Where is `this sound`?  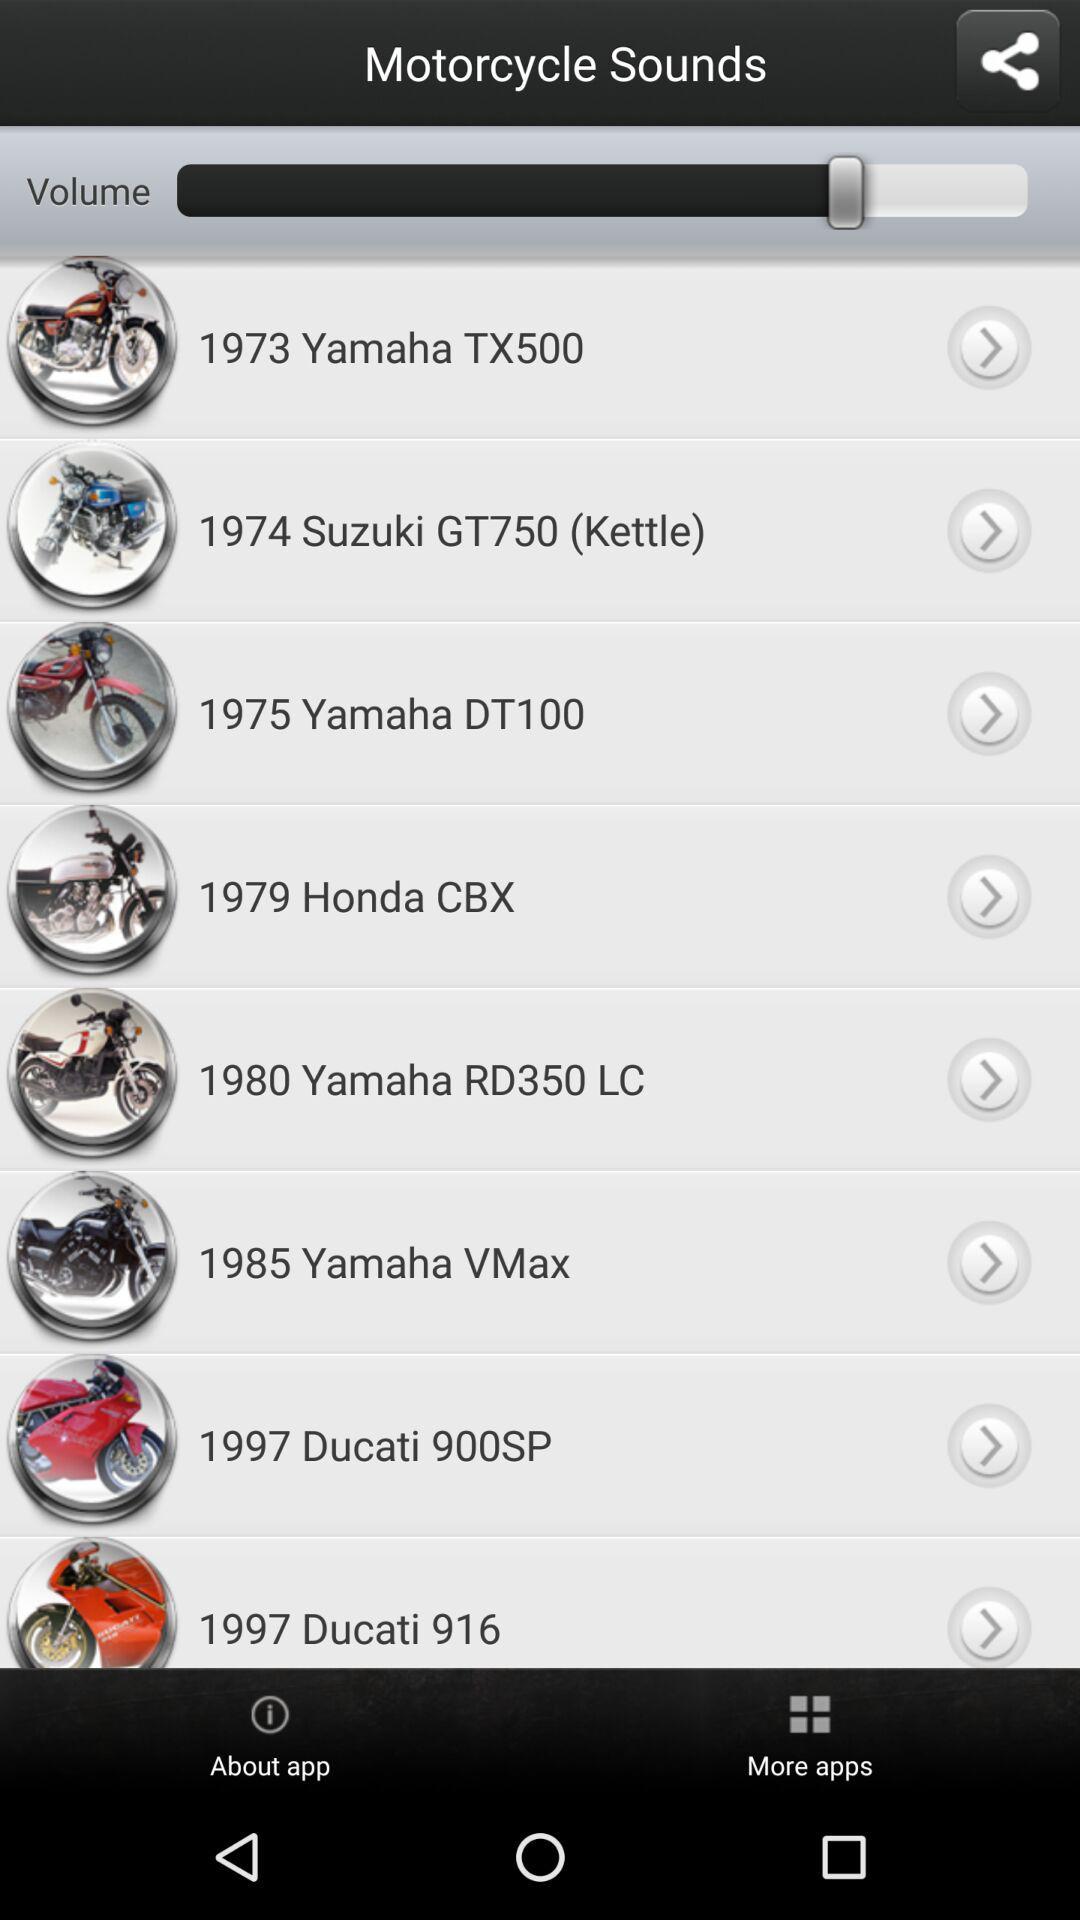
this sound is located at coordinates (987, 1260).